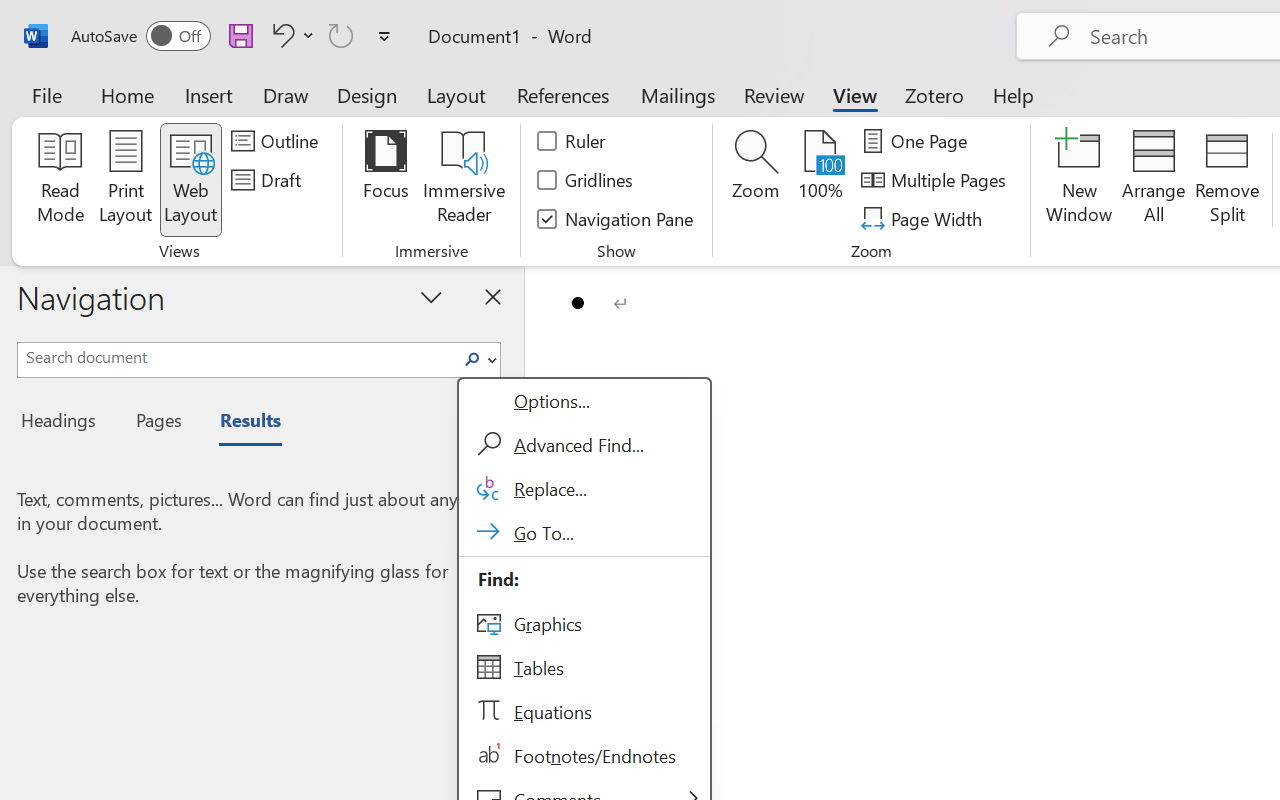  What do you see at coordinates (1226, 179) in the screenshot?
I see `'Remove Split'` at bounding box center [1226, 179].